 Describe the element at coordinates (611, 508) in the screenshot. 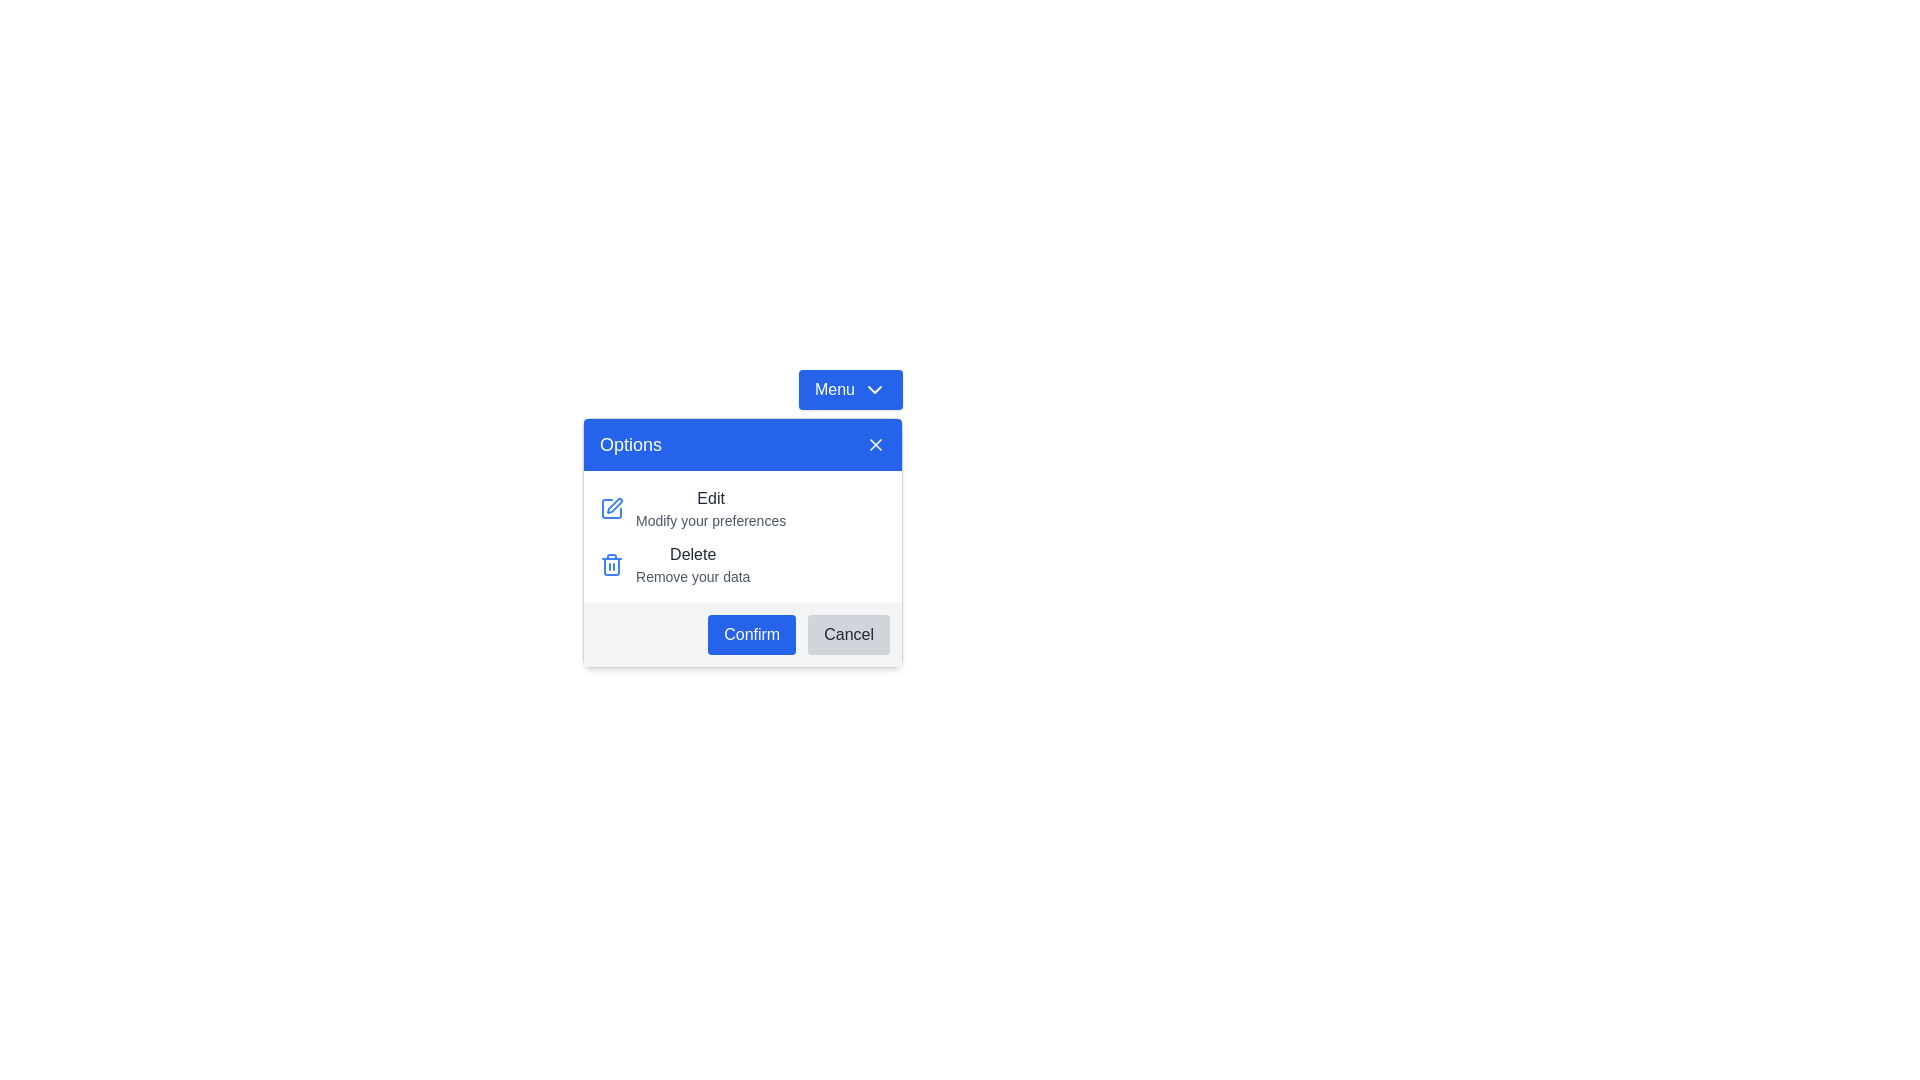

I see `the small blue pen icon inside a square outline located on the left side of the 'Edit' section within the 'Options' modal dialog` at that location.